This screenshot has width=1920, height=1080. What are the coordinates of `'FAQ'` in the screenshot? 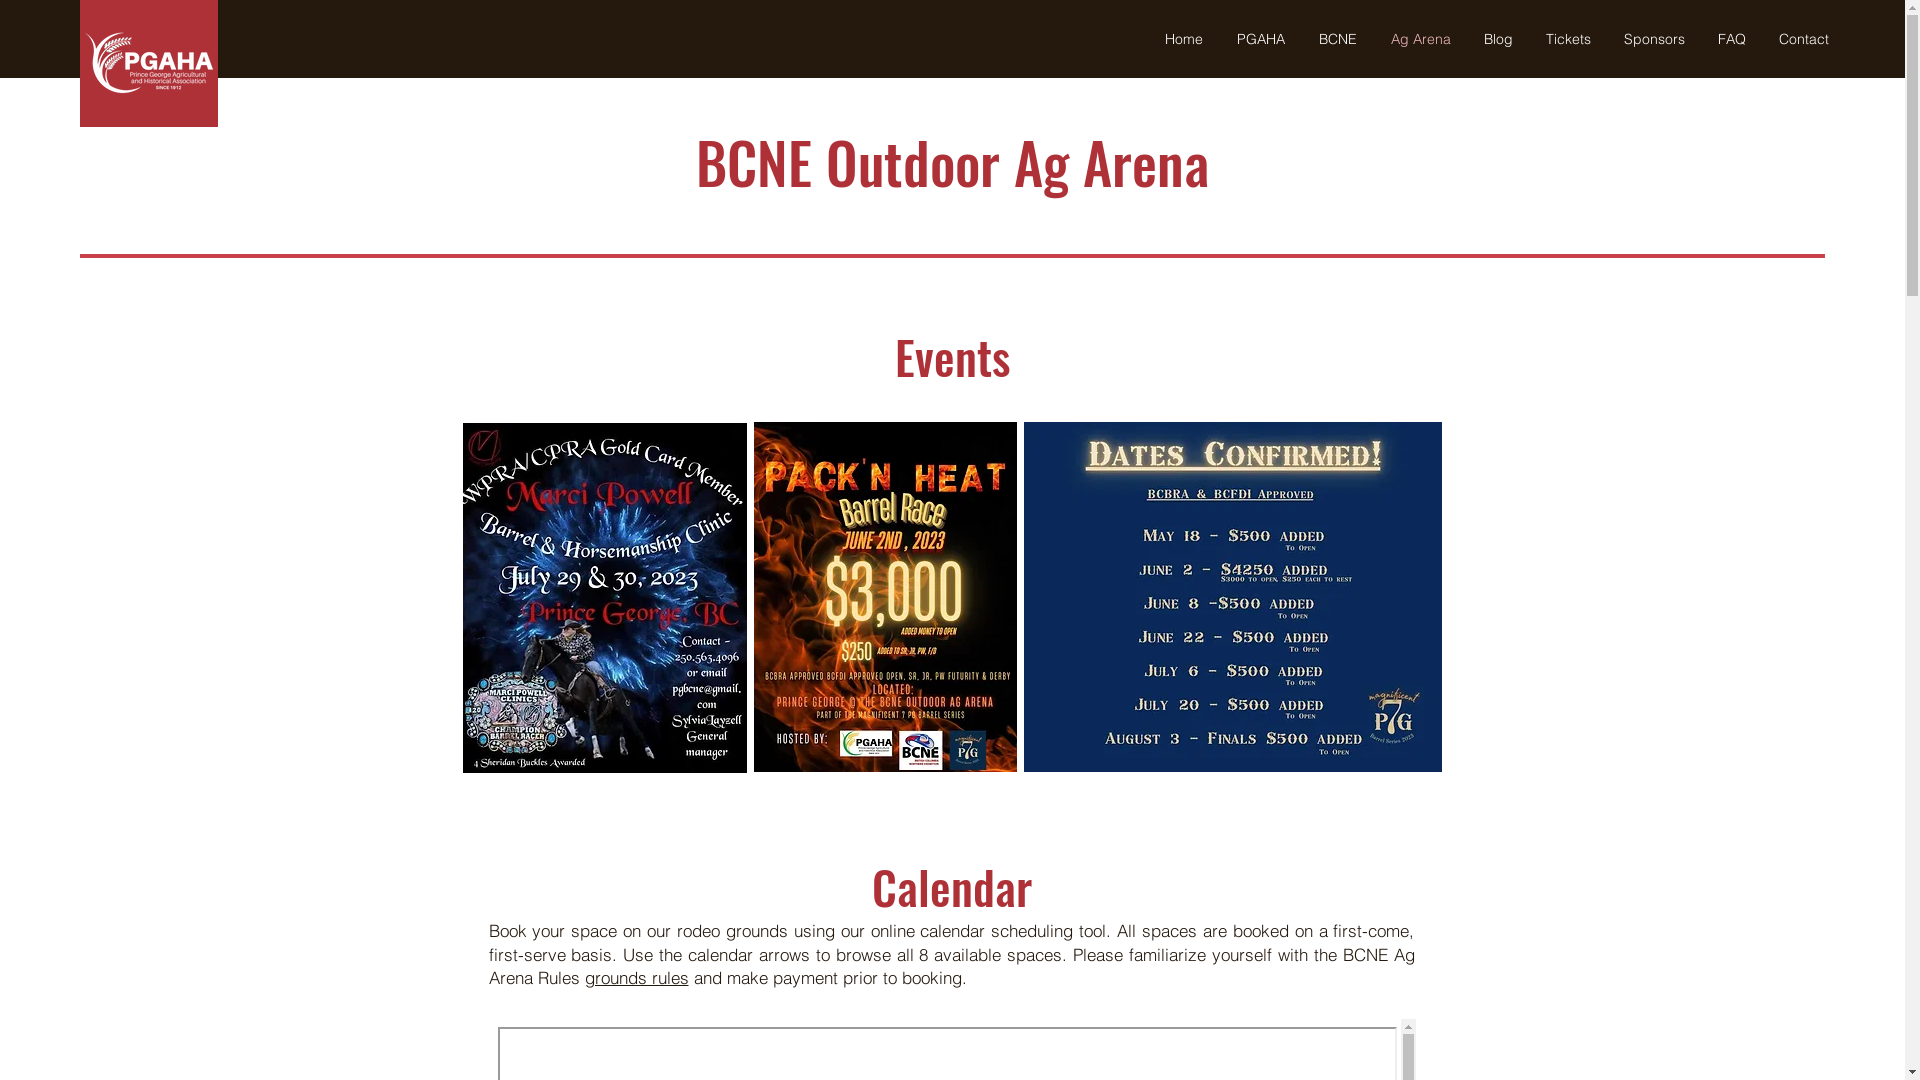 It's located at (1730, 38).